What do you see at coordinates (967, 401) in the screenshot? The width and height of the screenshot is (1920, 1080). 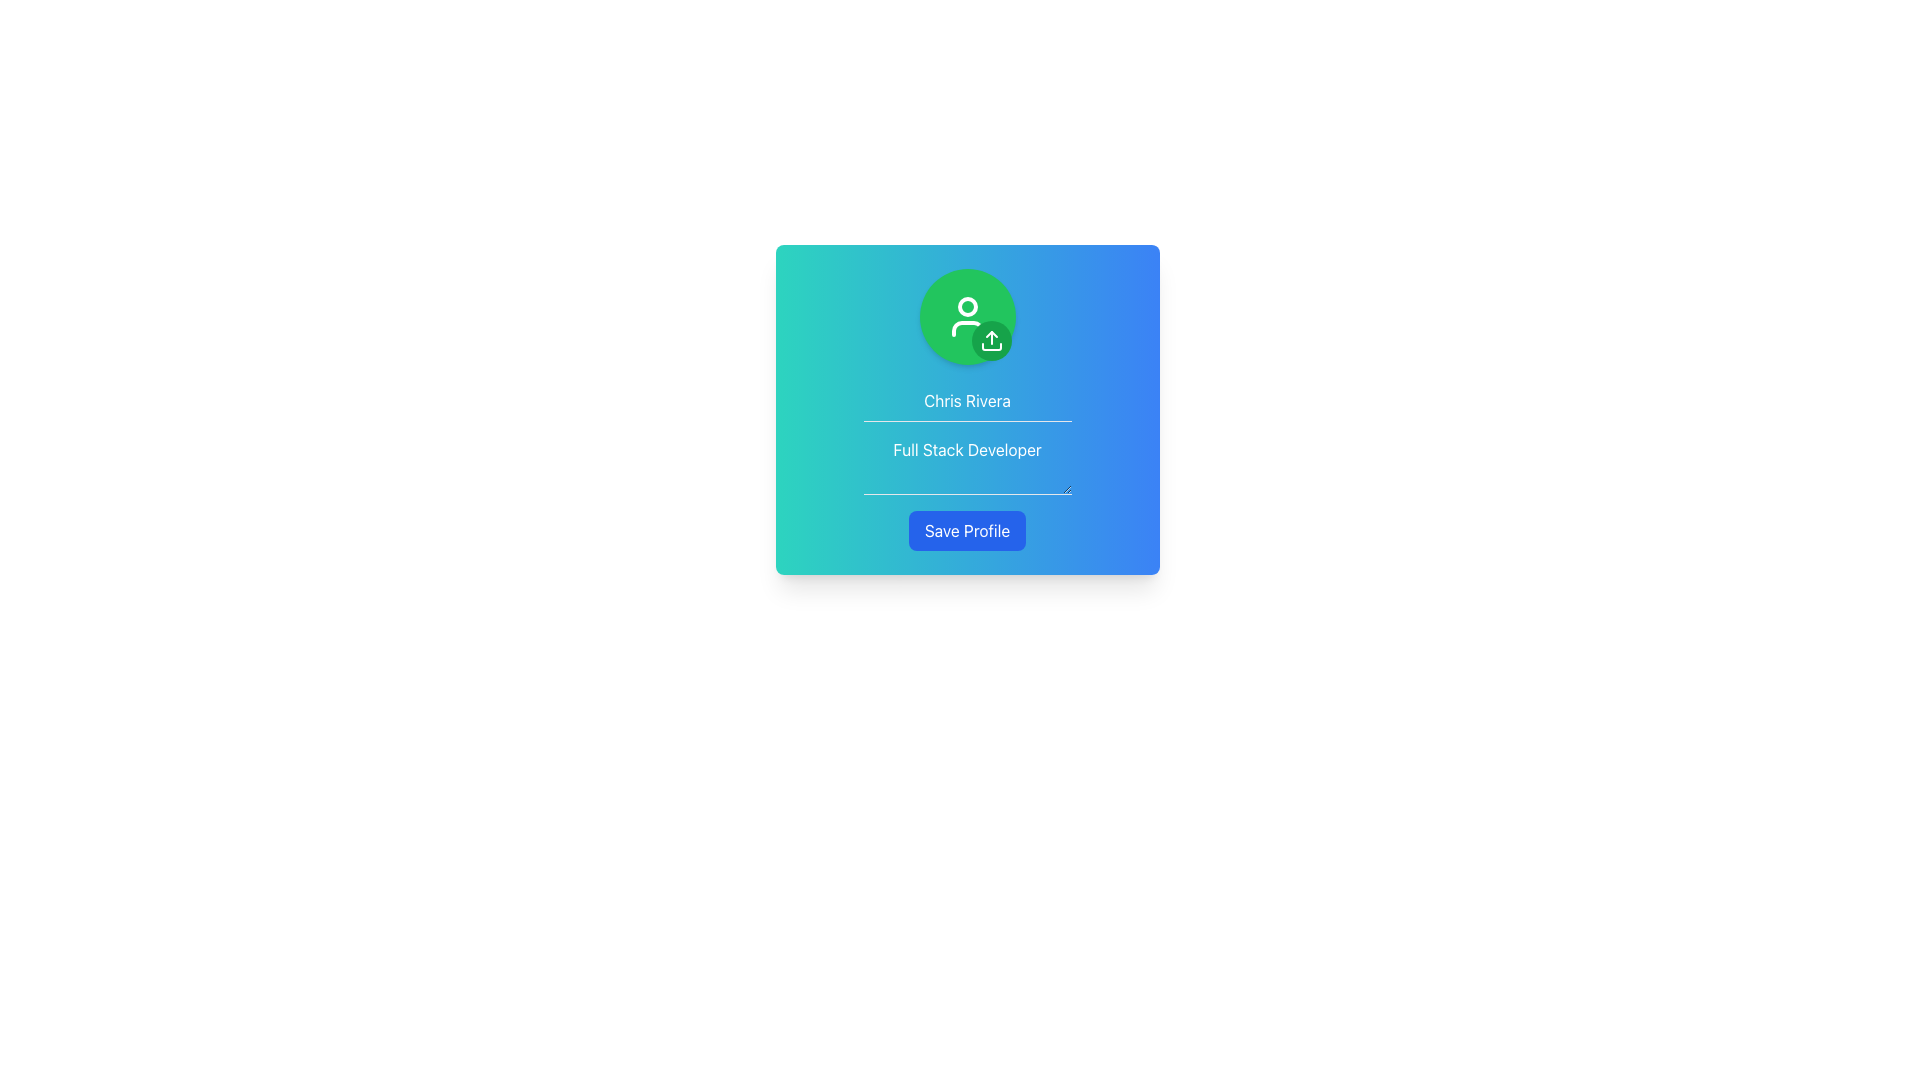 I see `the text input field used for displaying or editing the user's name, currently preset to 'Chris Rivera', to focus on it` at bounding box center [967, 401].